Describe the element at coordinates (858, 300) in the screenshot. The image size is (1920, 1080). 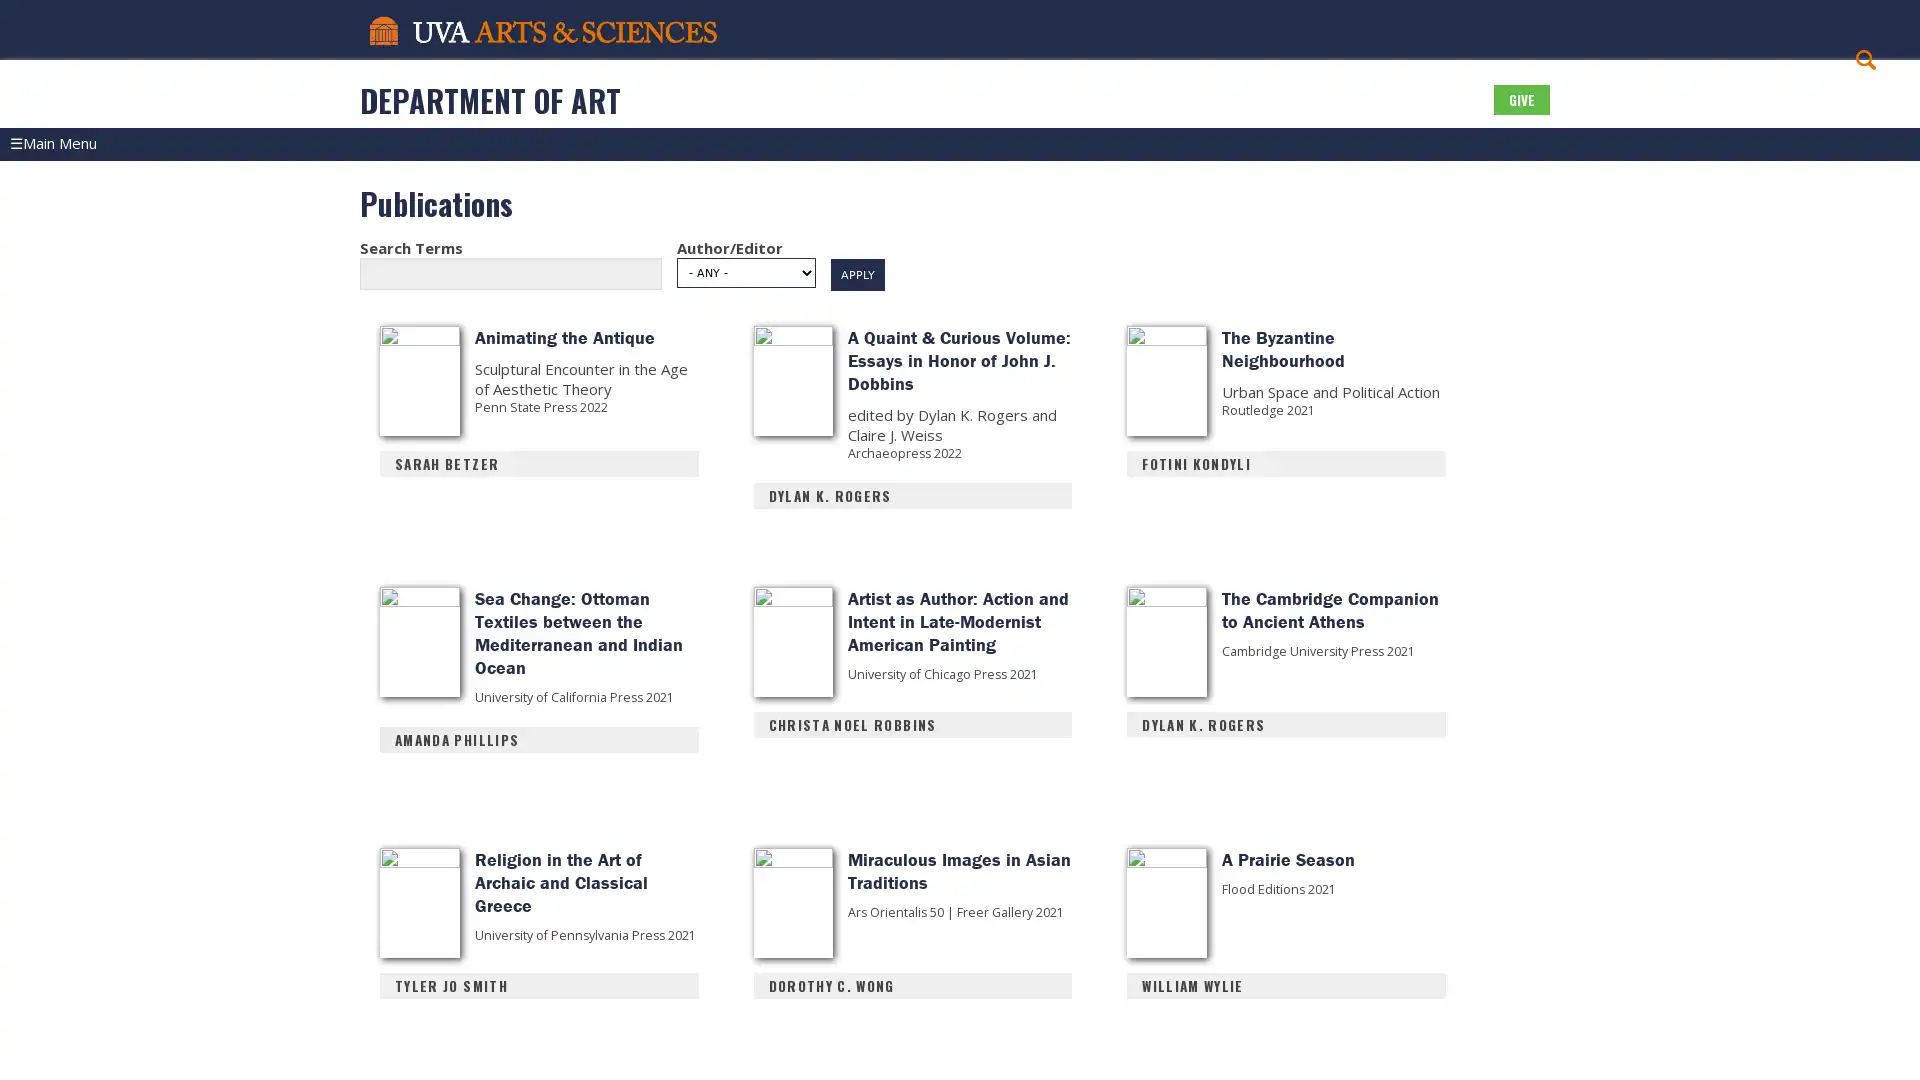
I see `Apply` at that location.